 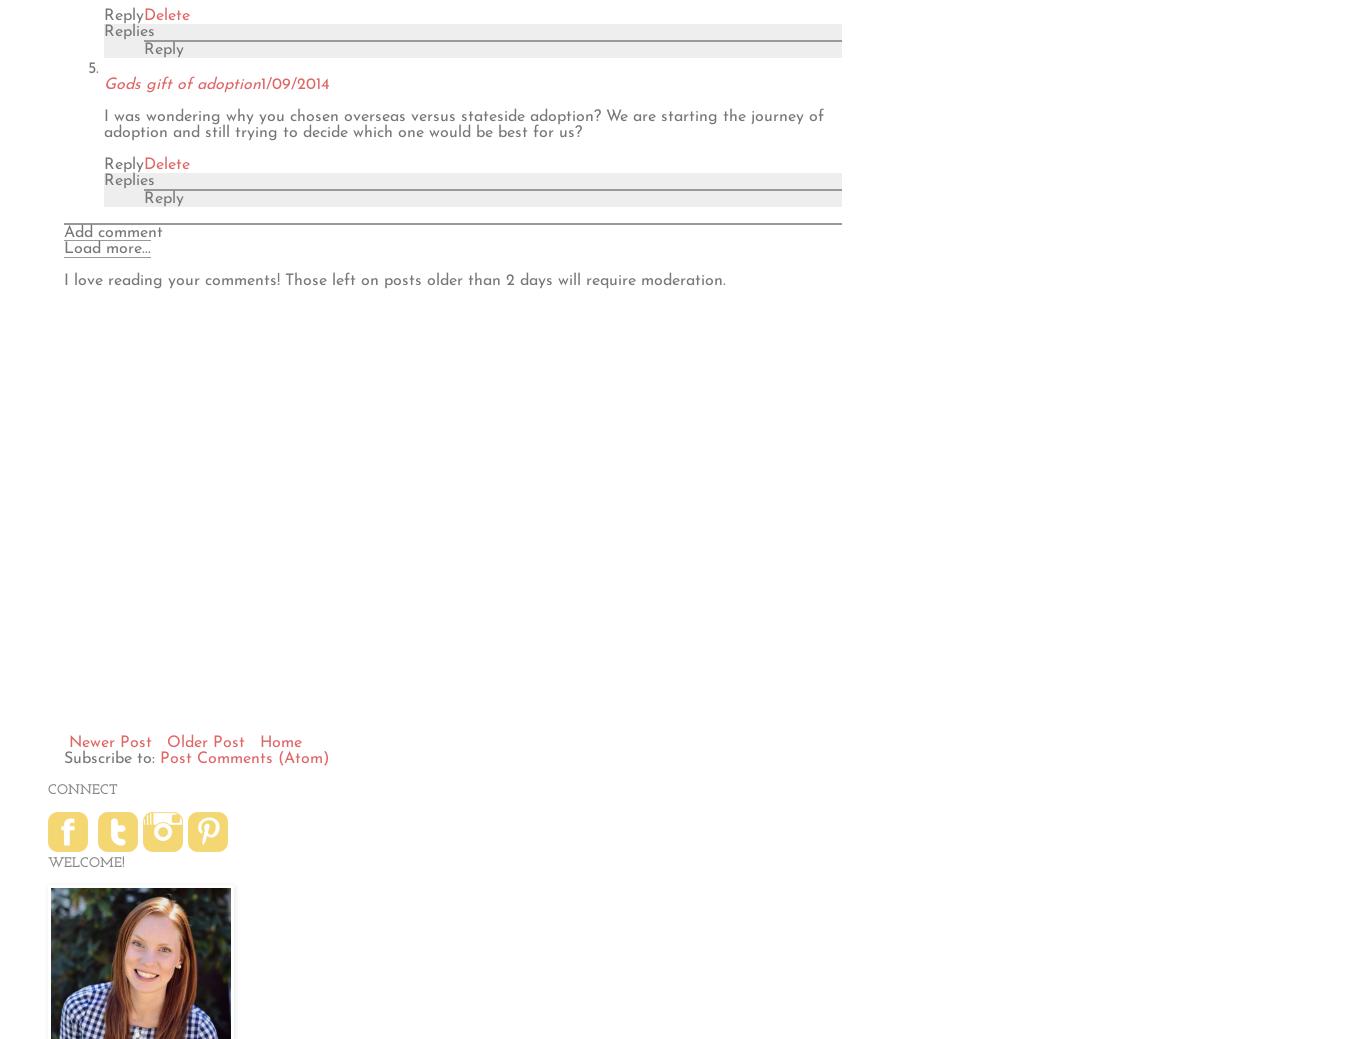 What do you see at coordinates (294, 82) in the screenshot?
I see `'1/09/2014'` at bounding box center [294, 82].